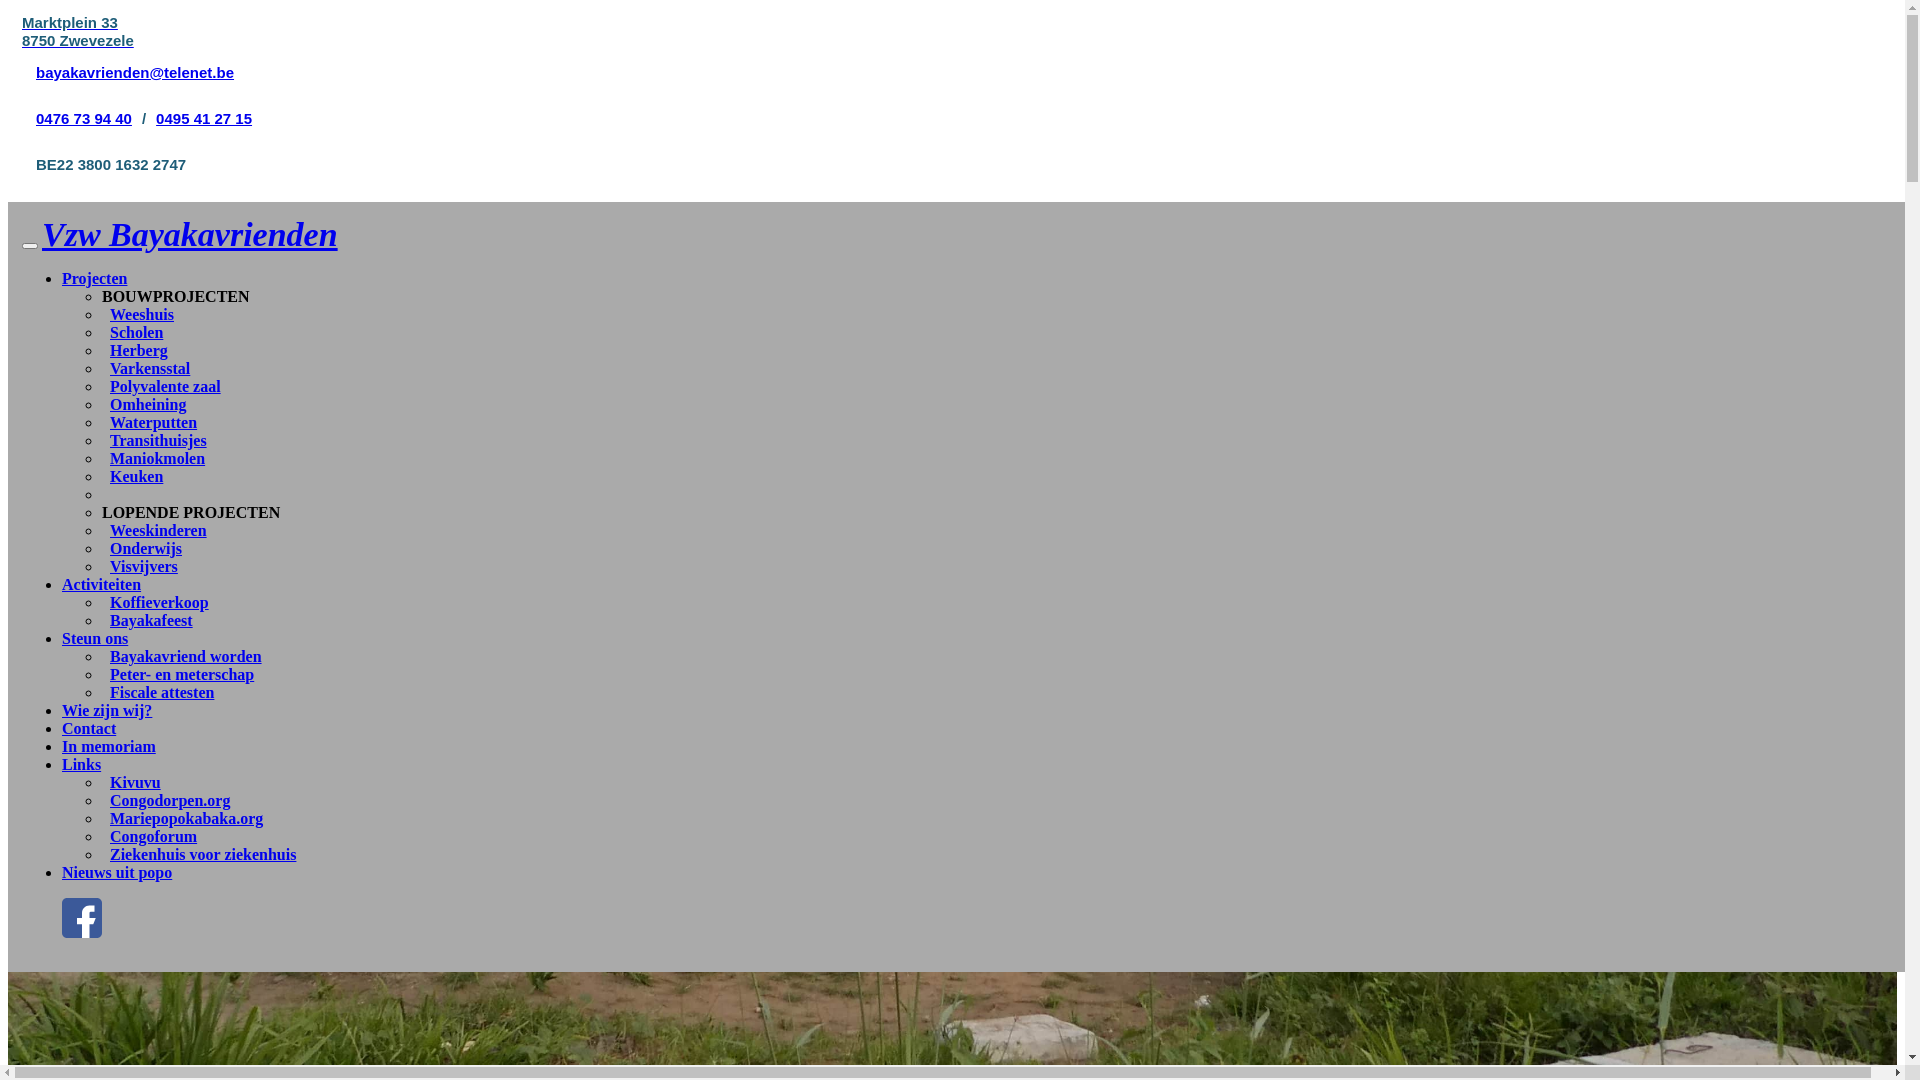 The image size is (1920, 1080). What do you see at coordinates (141, 548) in the screenshot?
I see `'Onderwijs'` at bounding box center [141, 548].